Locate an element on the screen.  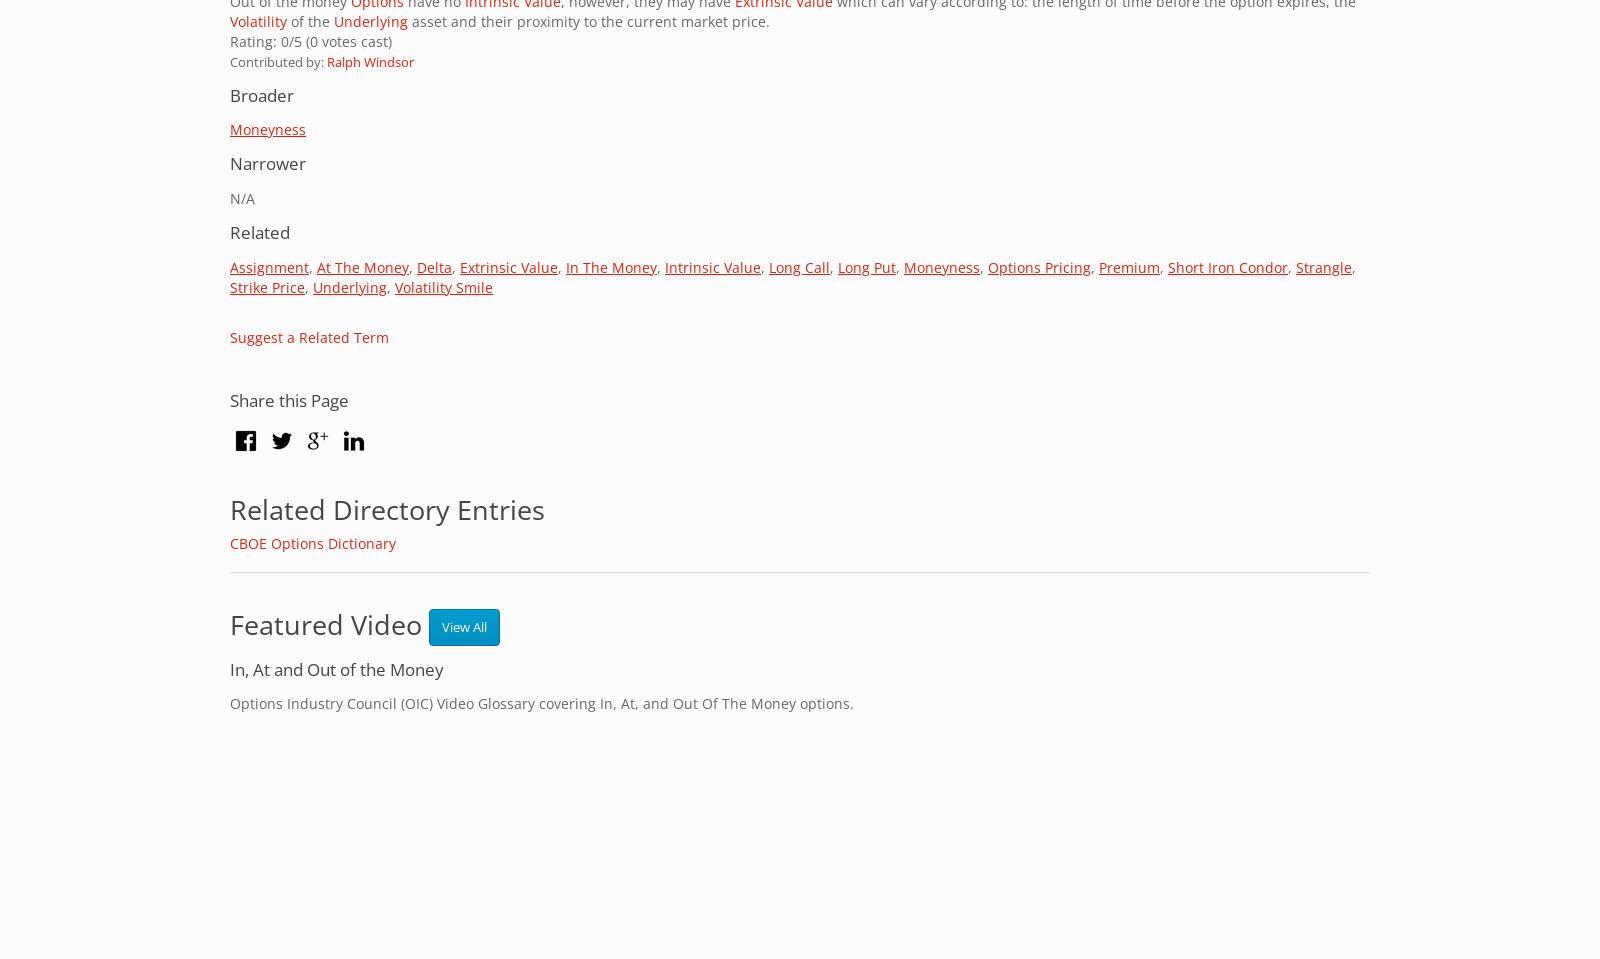
'Premium' is located at coordinates (1129, 266).